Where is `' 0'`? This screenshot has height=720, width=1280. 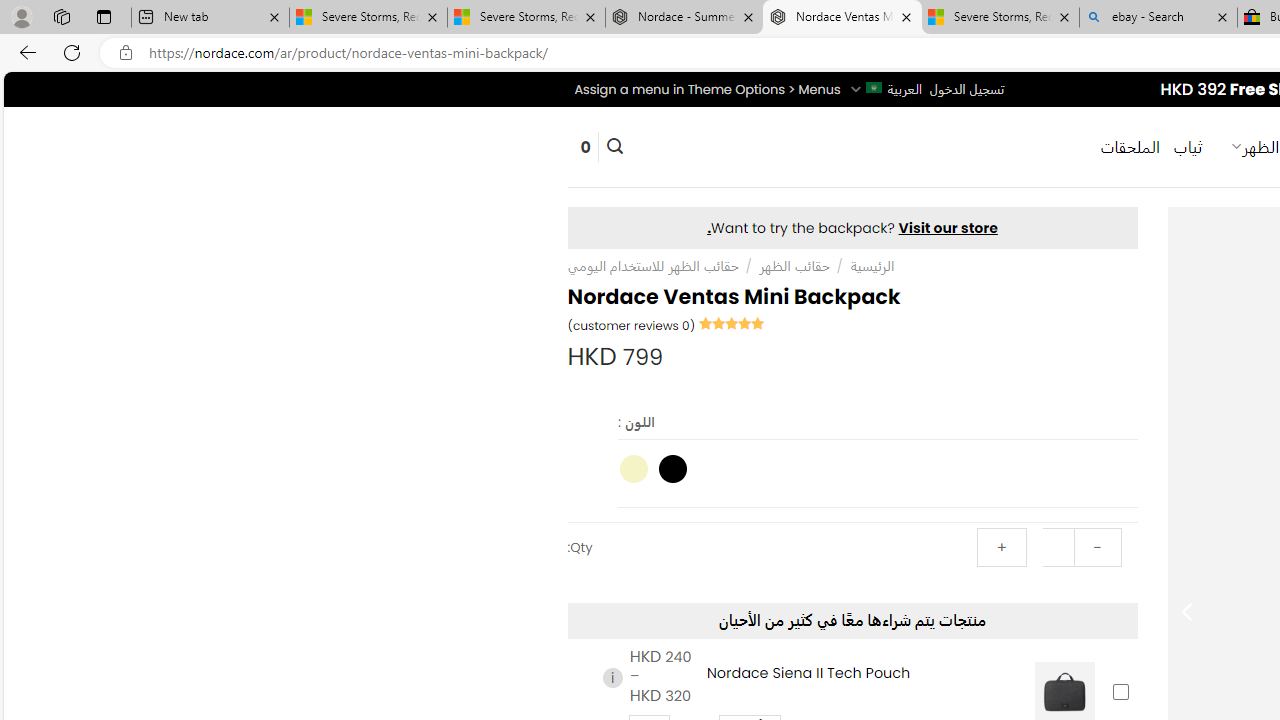
' 0' is located at coordinates (584, 145).